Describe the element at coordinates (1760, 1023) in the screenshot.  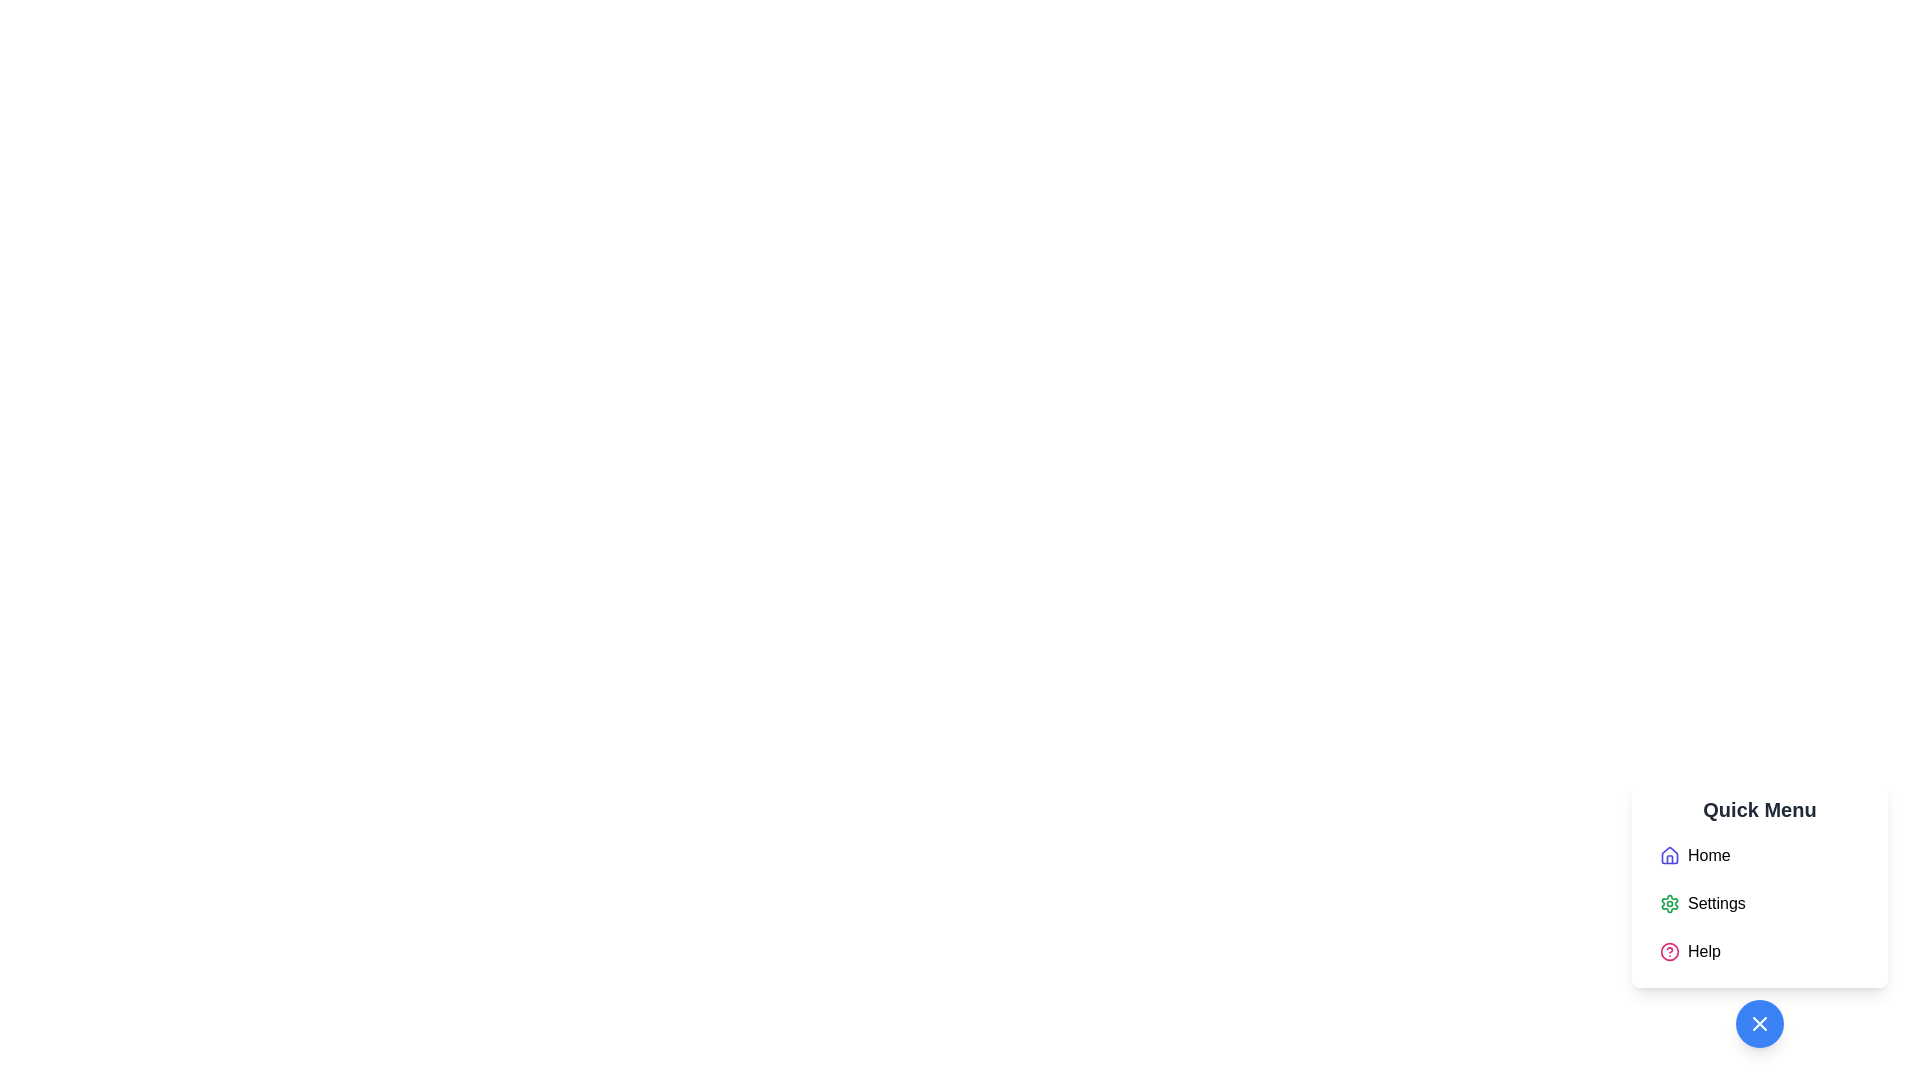
I see `the close button located at the bottom-right corner of the Quick Menu interface` at that location.